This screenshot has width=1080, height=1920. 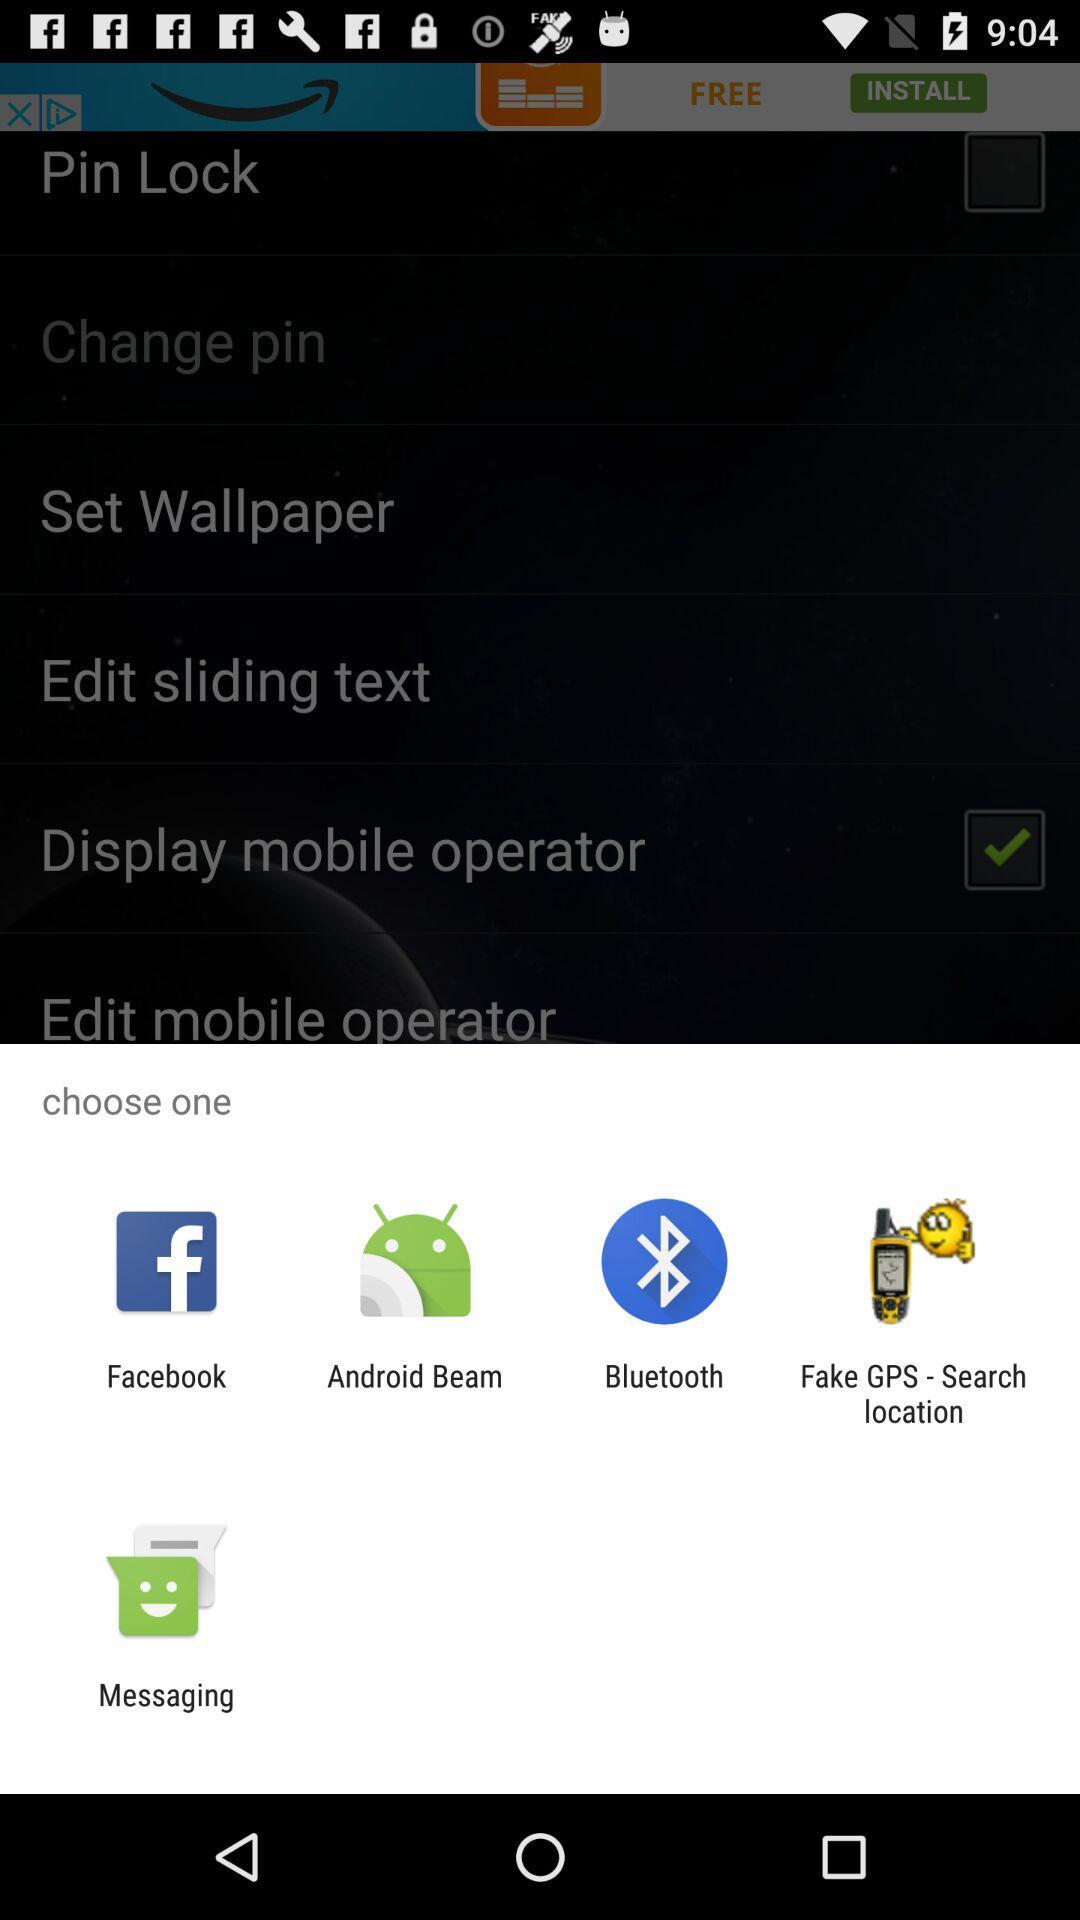 I want to click on the app to the left of the android beam item, so click(x=165, y=1392).